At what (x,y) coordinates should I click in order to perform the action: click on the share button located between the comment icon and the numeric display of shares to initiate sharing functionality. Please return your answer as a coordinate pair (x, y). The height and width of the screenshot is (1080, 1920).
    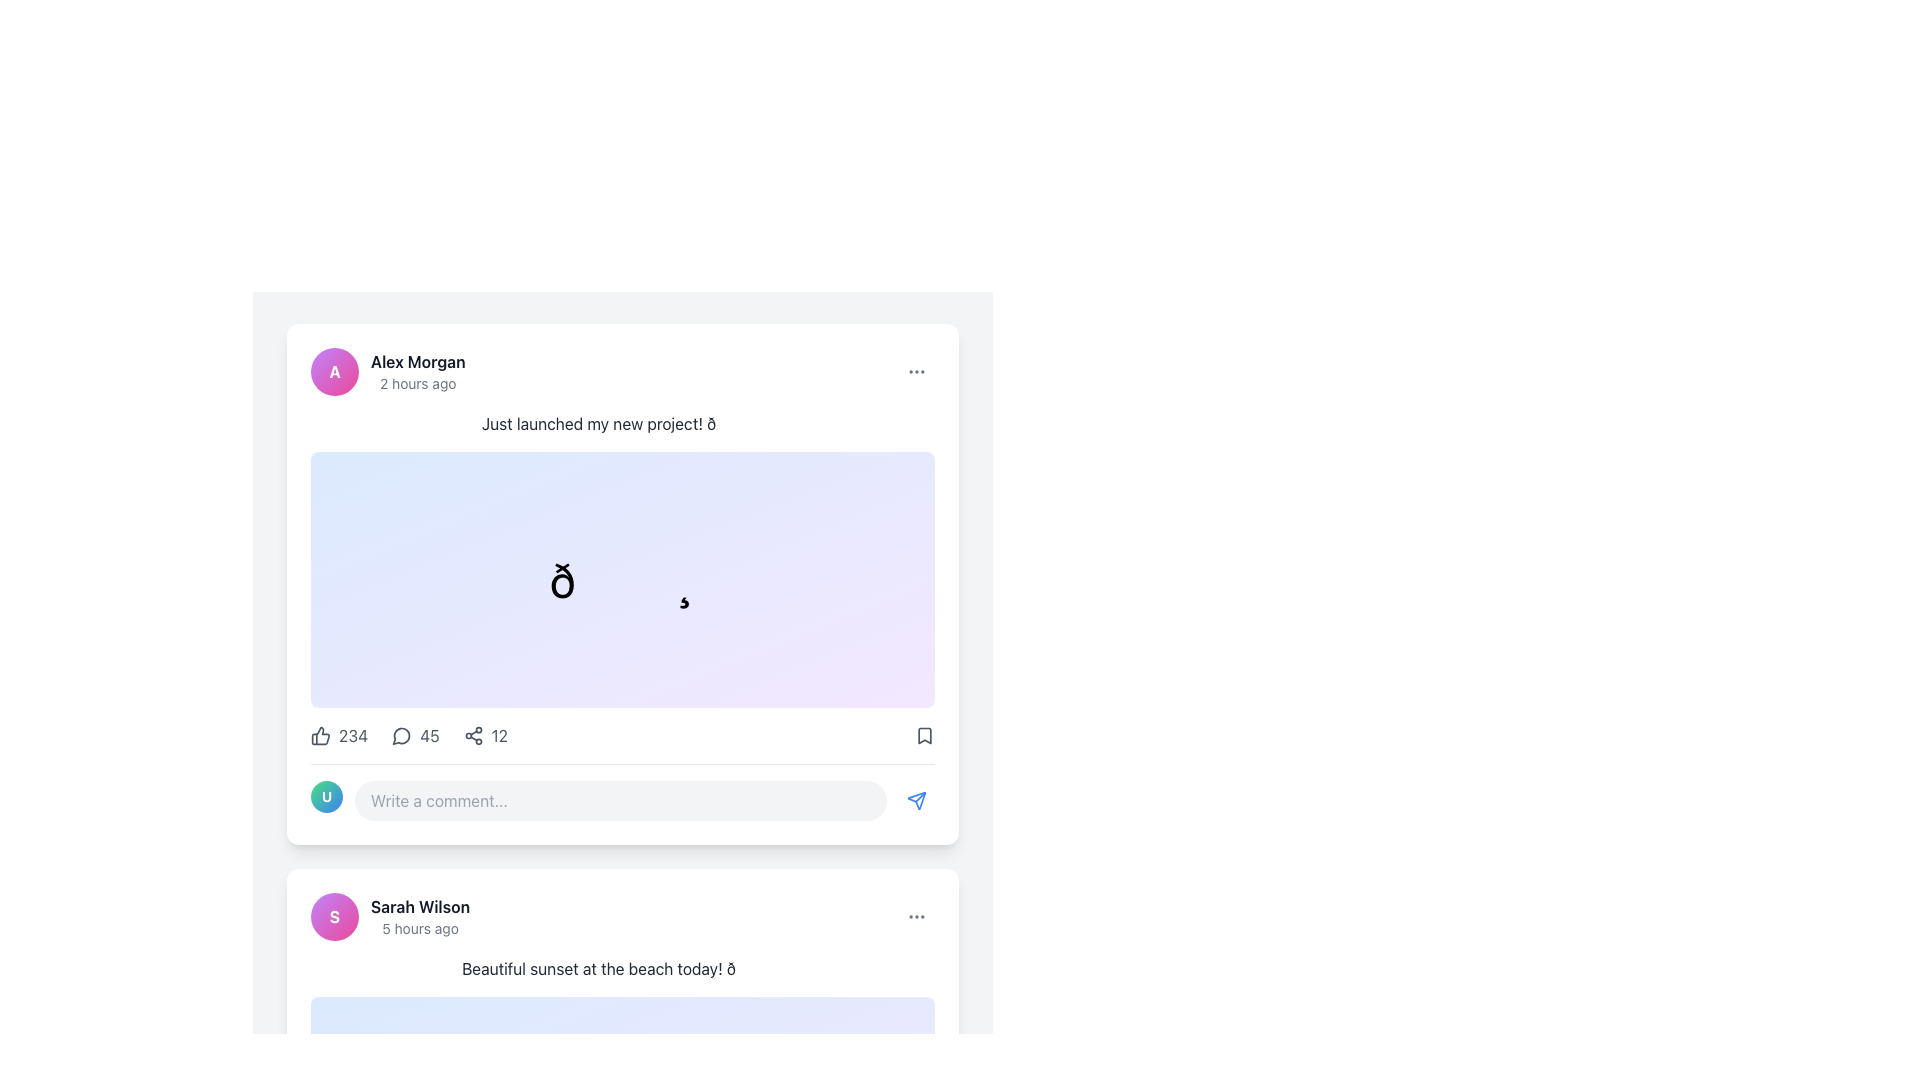
    Looking at the image, I should click on (472, 736).